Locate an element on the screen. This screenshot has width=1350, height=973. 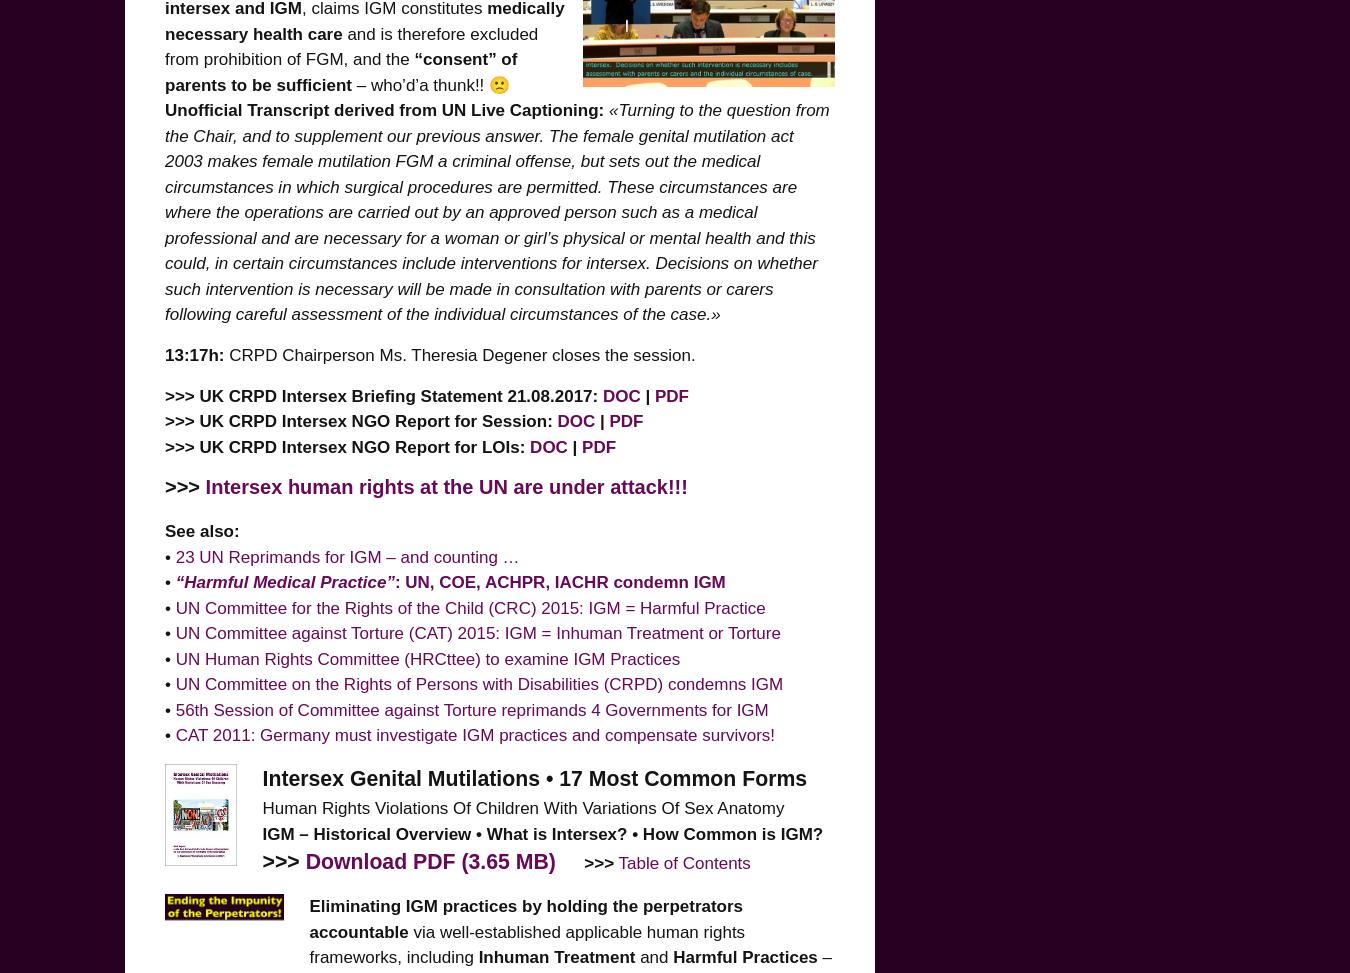
'13:17h:' is located at coordinates (194, 353).